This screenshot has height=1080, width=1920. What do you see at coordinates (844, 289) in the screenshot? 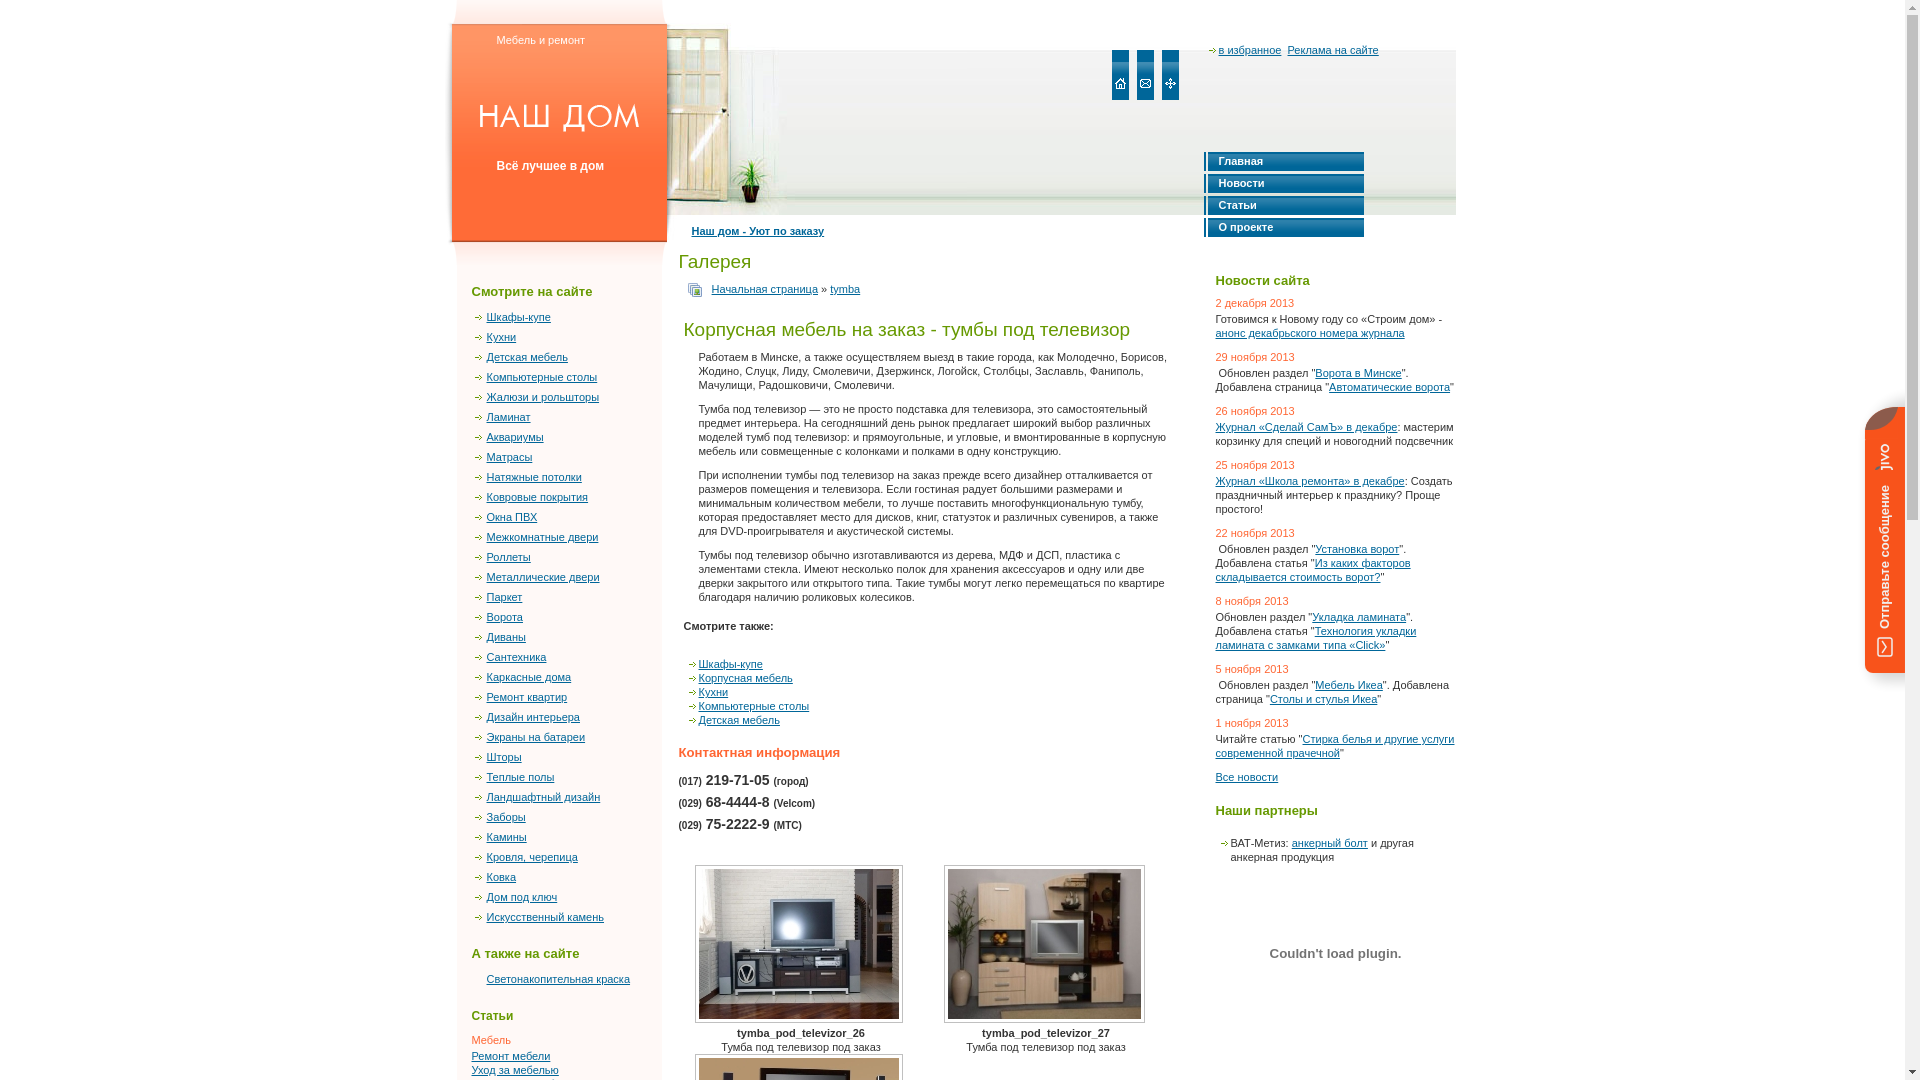
I see `'tymba'` at bounding box center [844, 289].